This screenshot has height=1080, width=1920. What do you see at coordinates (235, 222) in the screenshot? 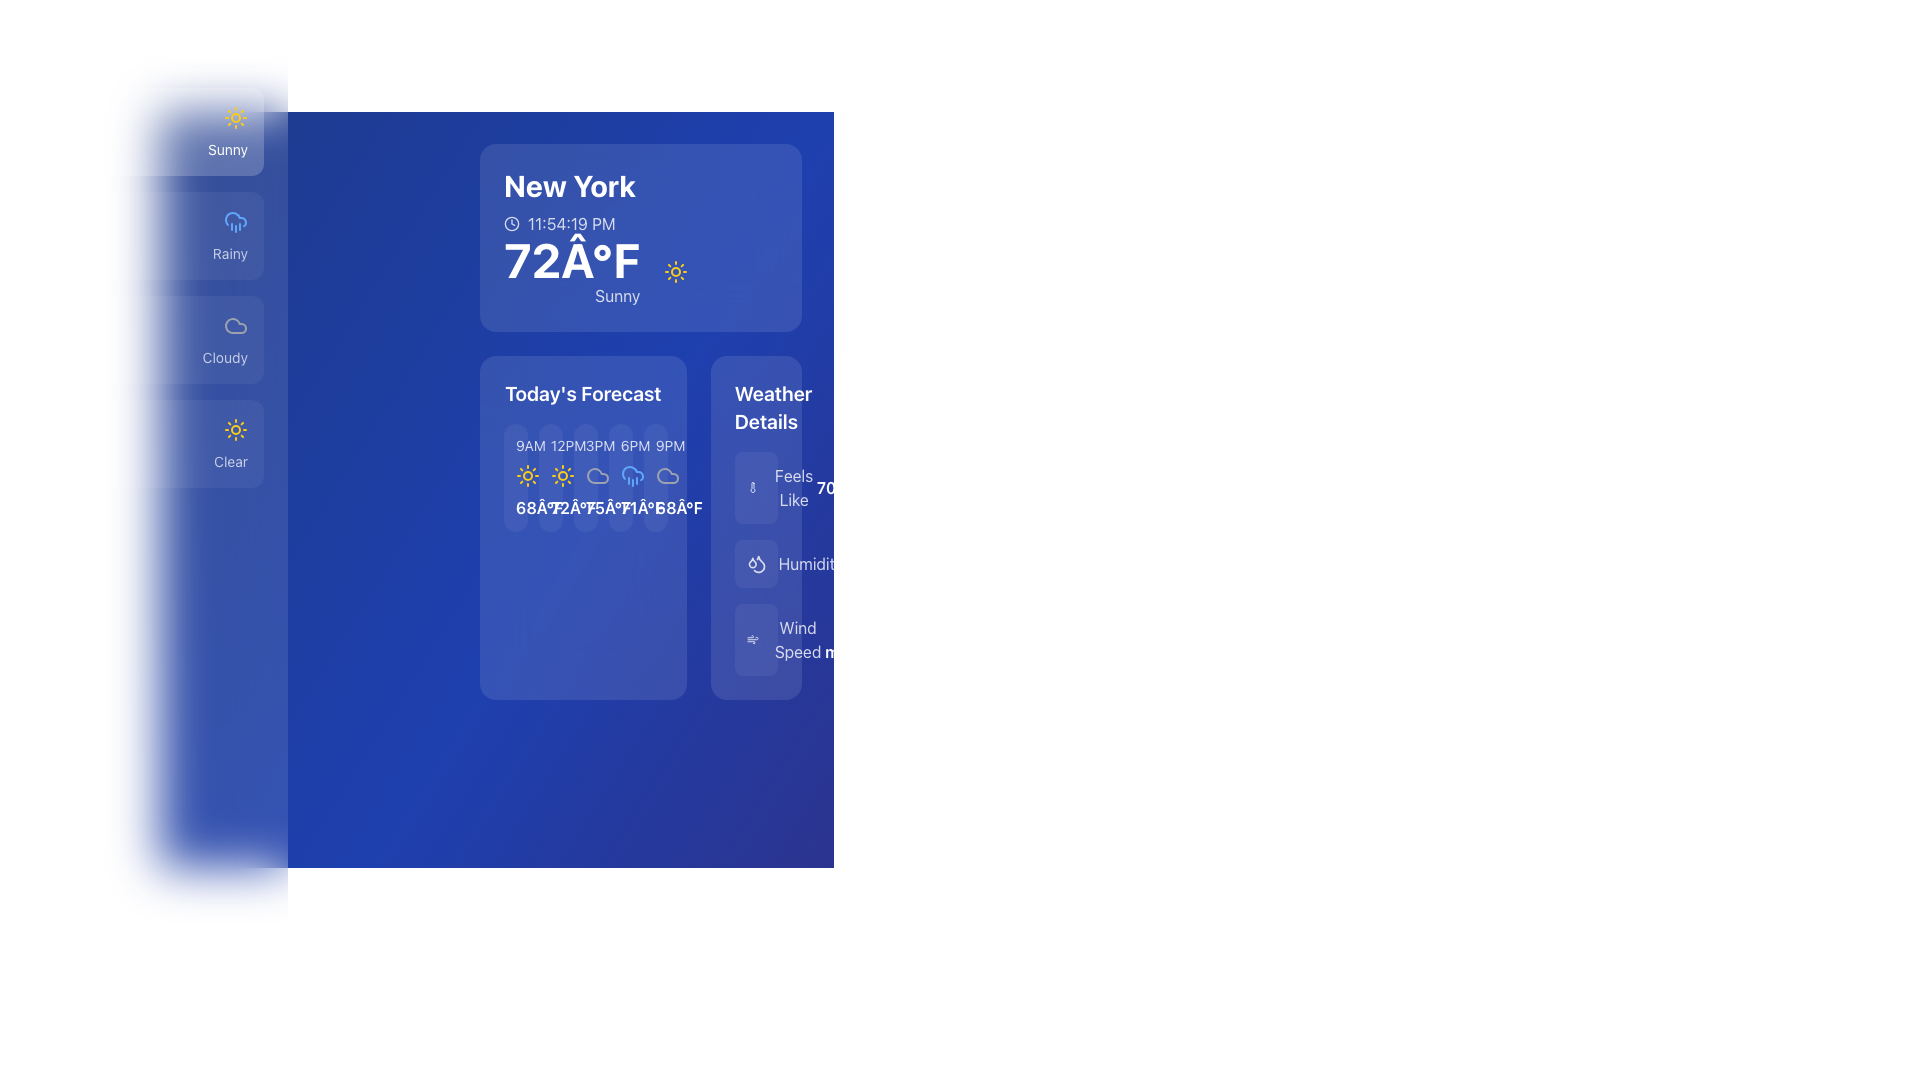
I see `the 'Rainy' weather icon located` at bounding box center [235, 222].